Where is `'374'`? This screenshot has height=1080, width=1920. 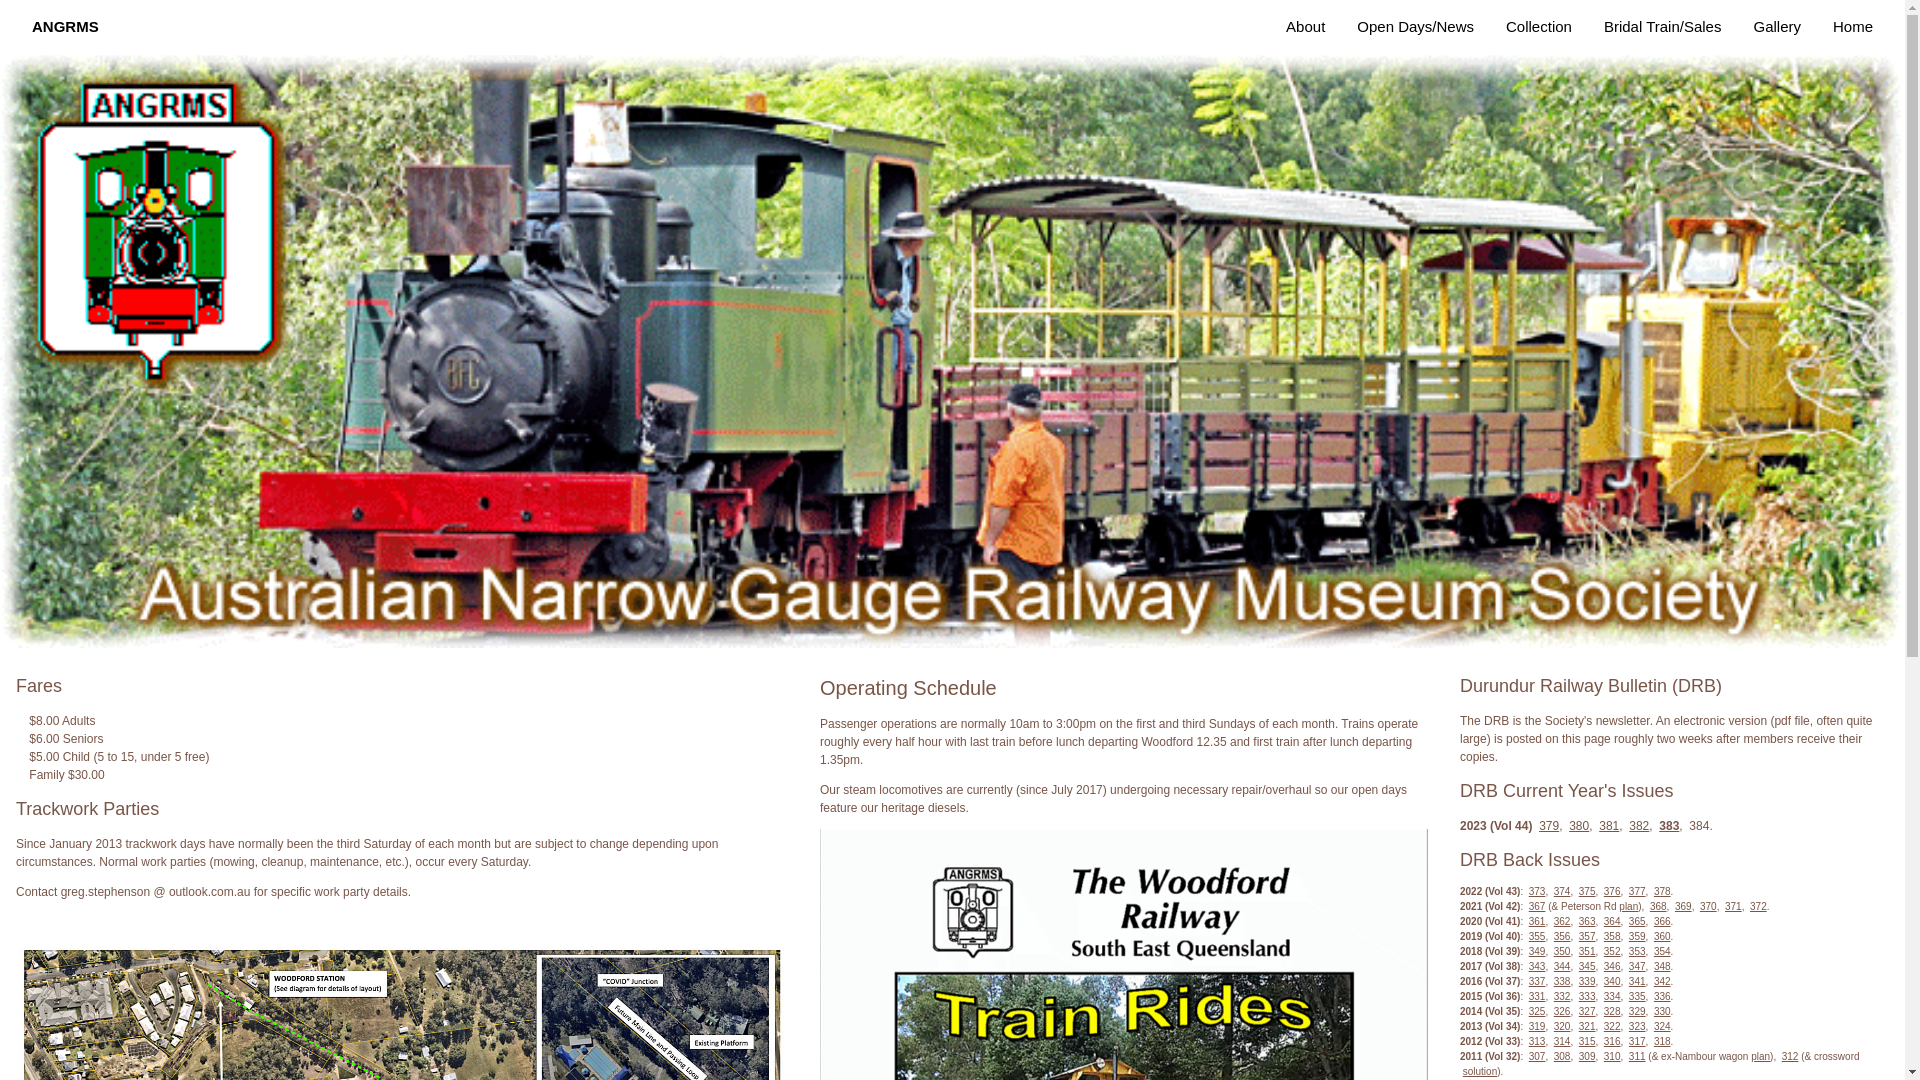
'374' is located at coordinates (1561, 890).